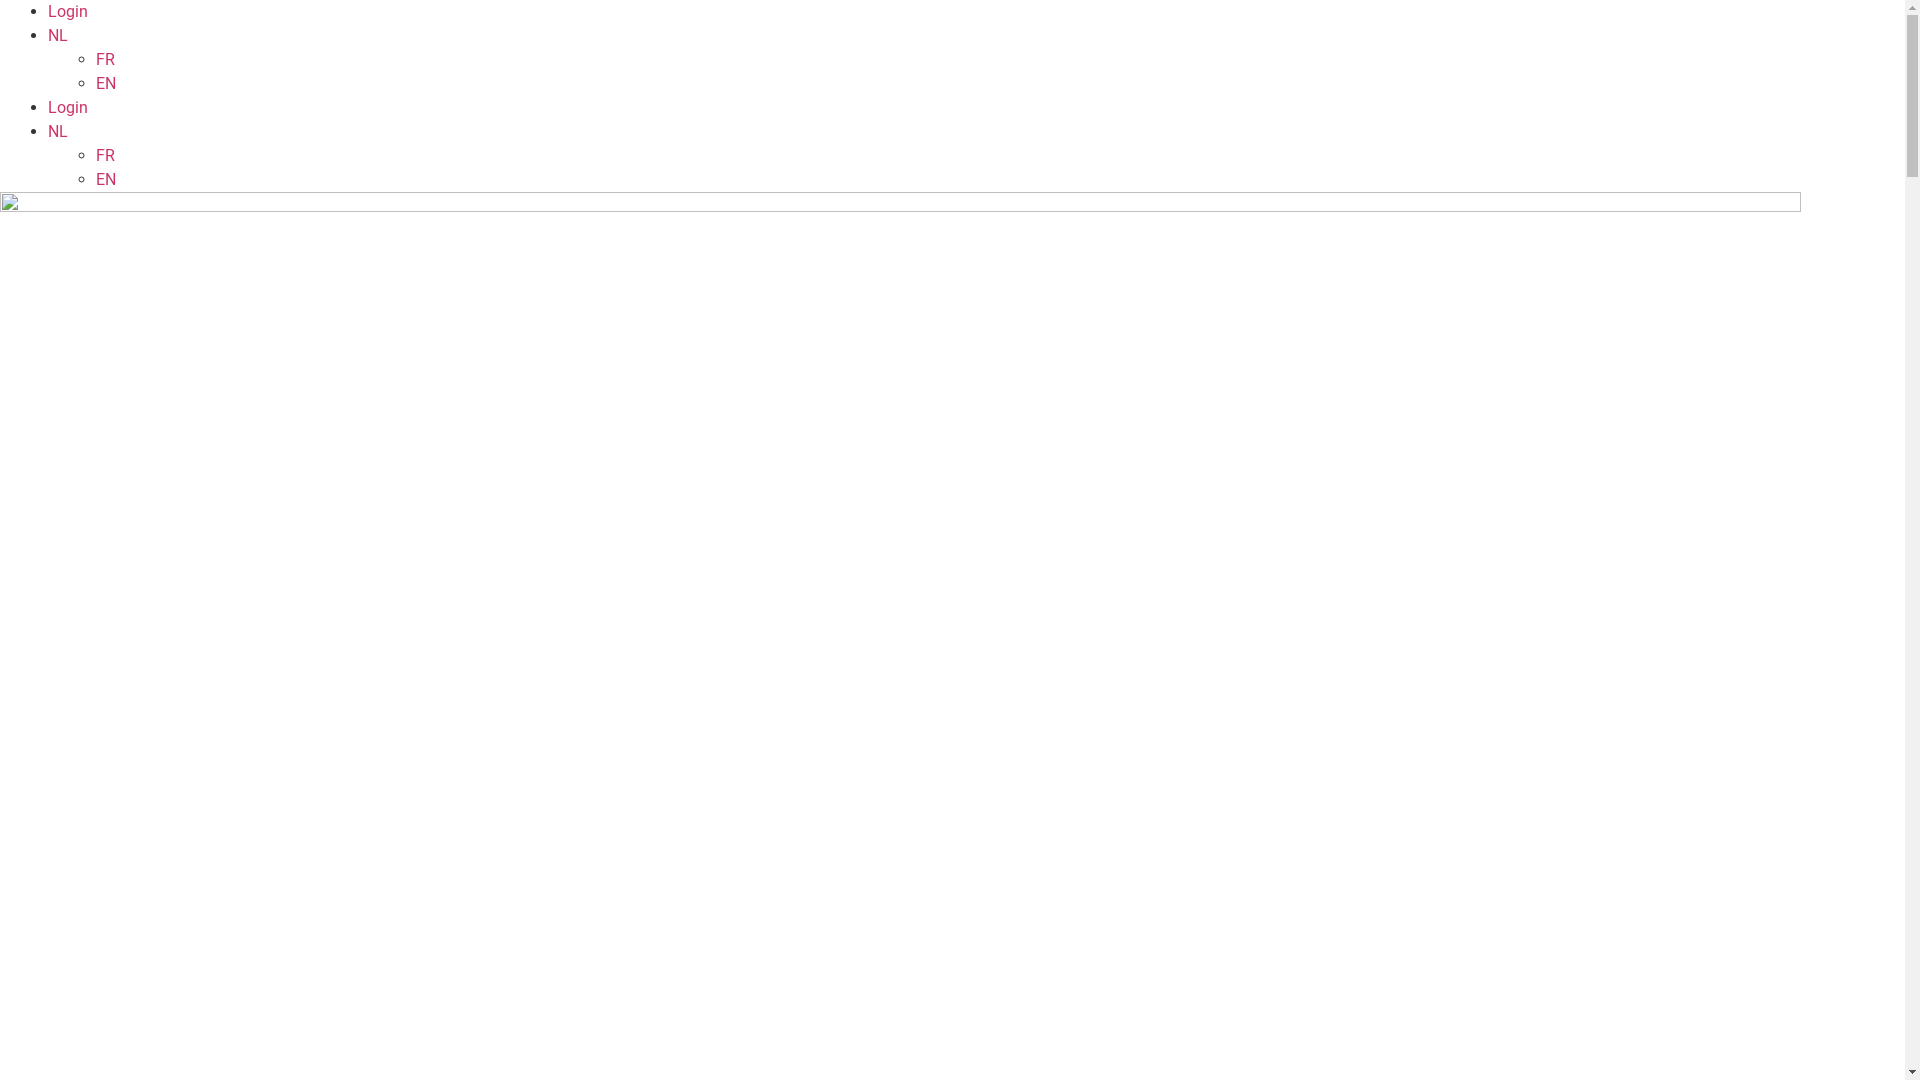 This screenshot has height=1080, width=1920. What do you see at coordinates (57, 131) in the screenshot?
I see `'NL'` at bounding box center [57, 131].